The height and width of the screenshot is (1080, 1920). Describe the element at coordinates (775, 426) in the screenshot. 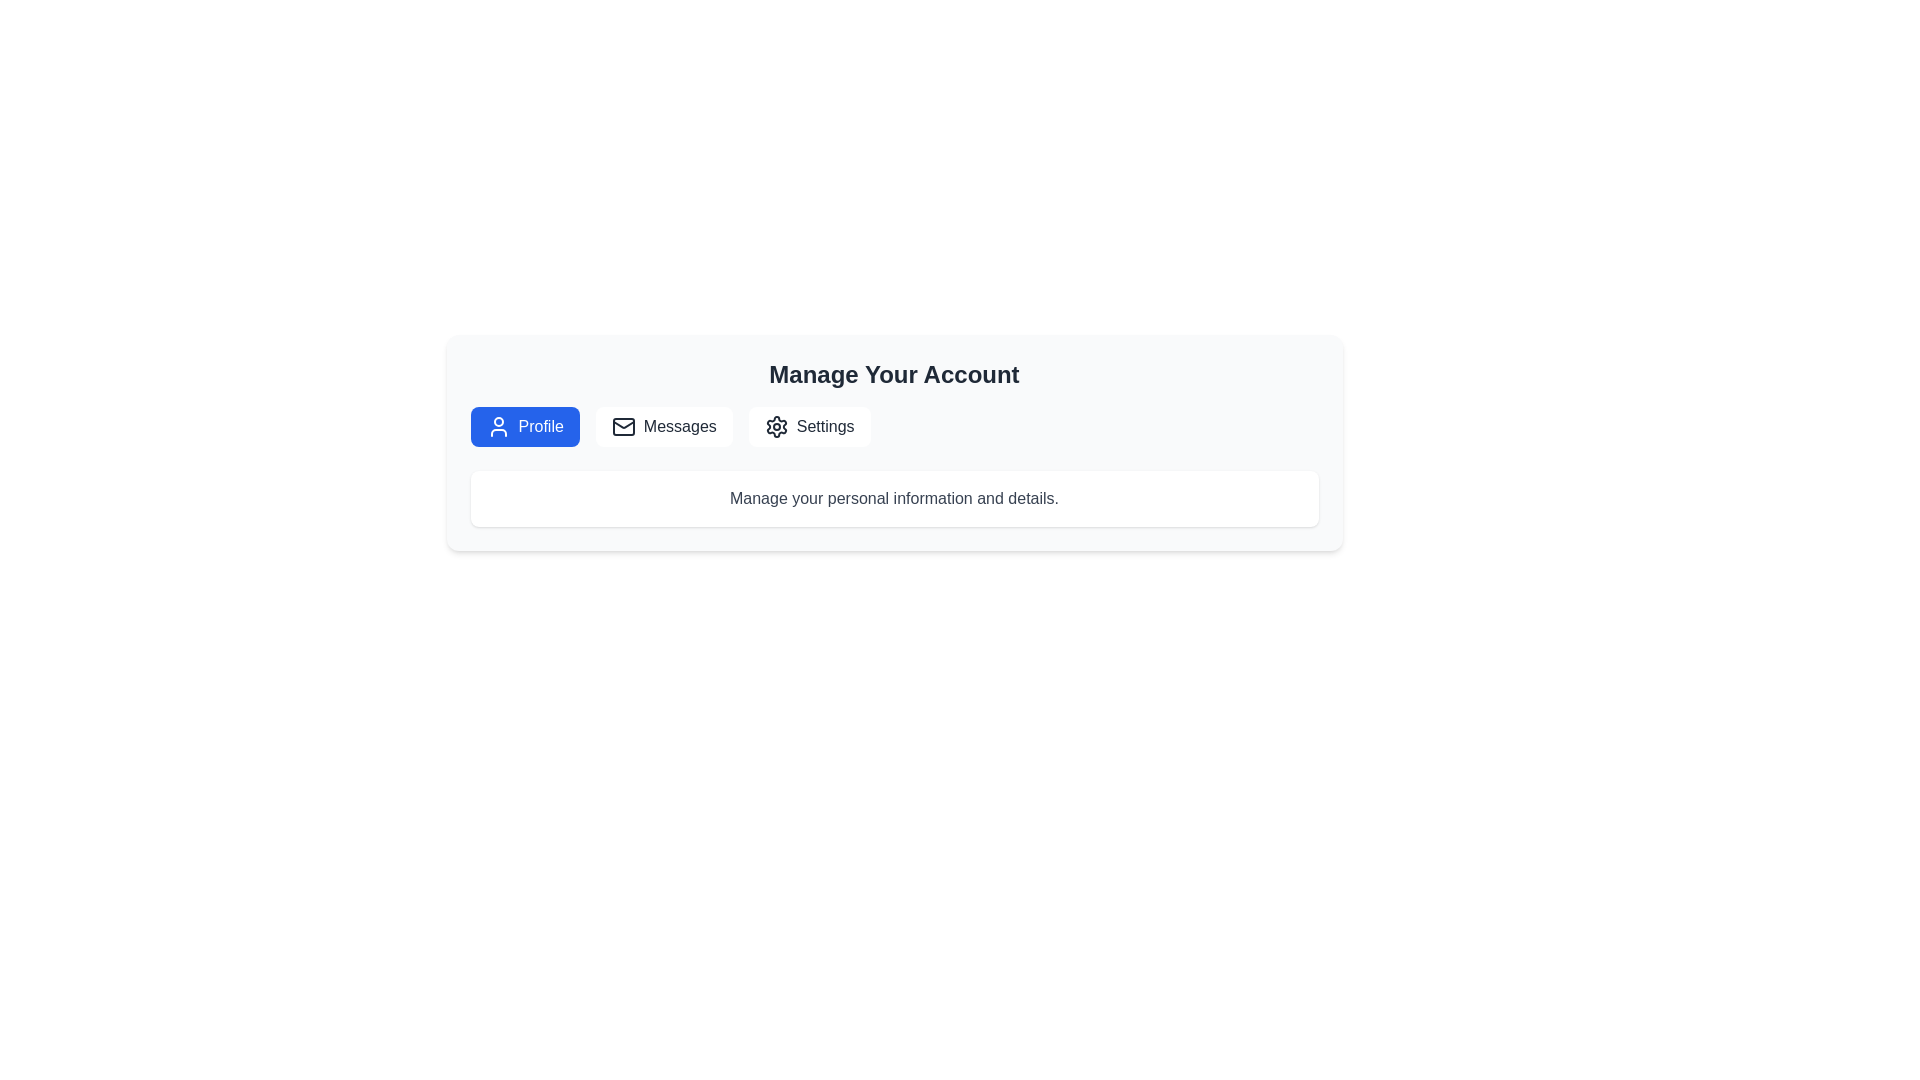

I see `the gear icon located in the 'Settings' tab section, which is the third button in the top navigation bar of the 'Manage Your Account' interface` at that location.